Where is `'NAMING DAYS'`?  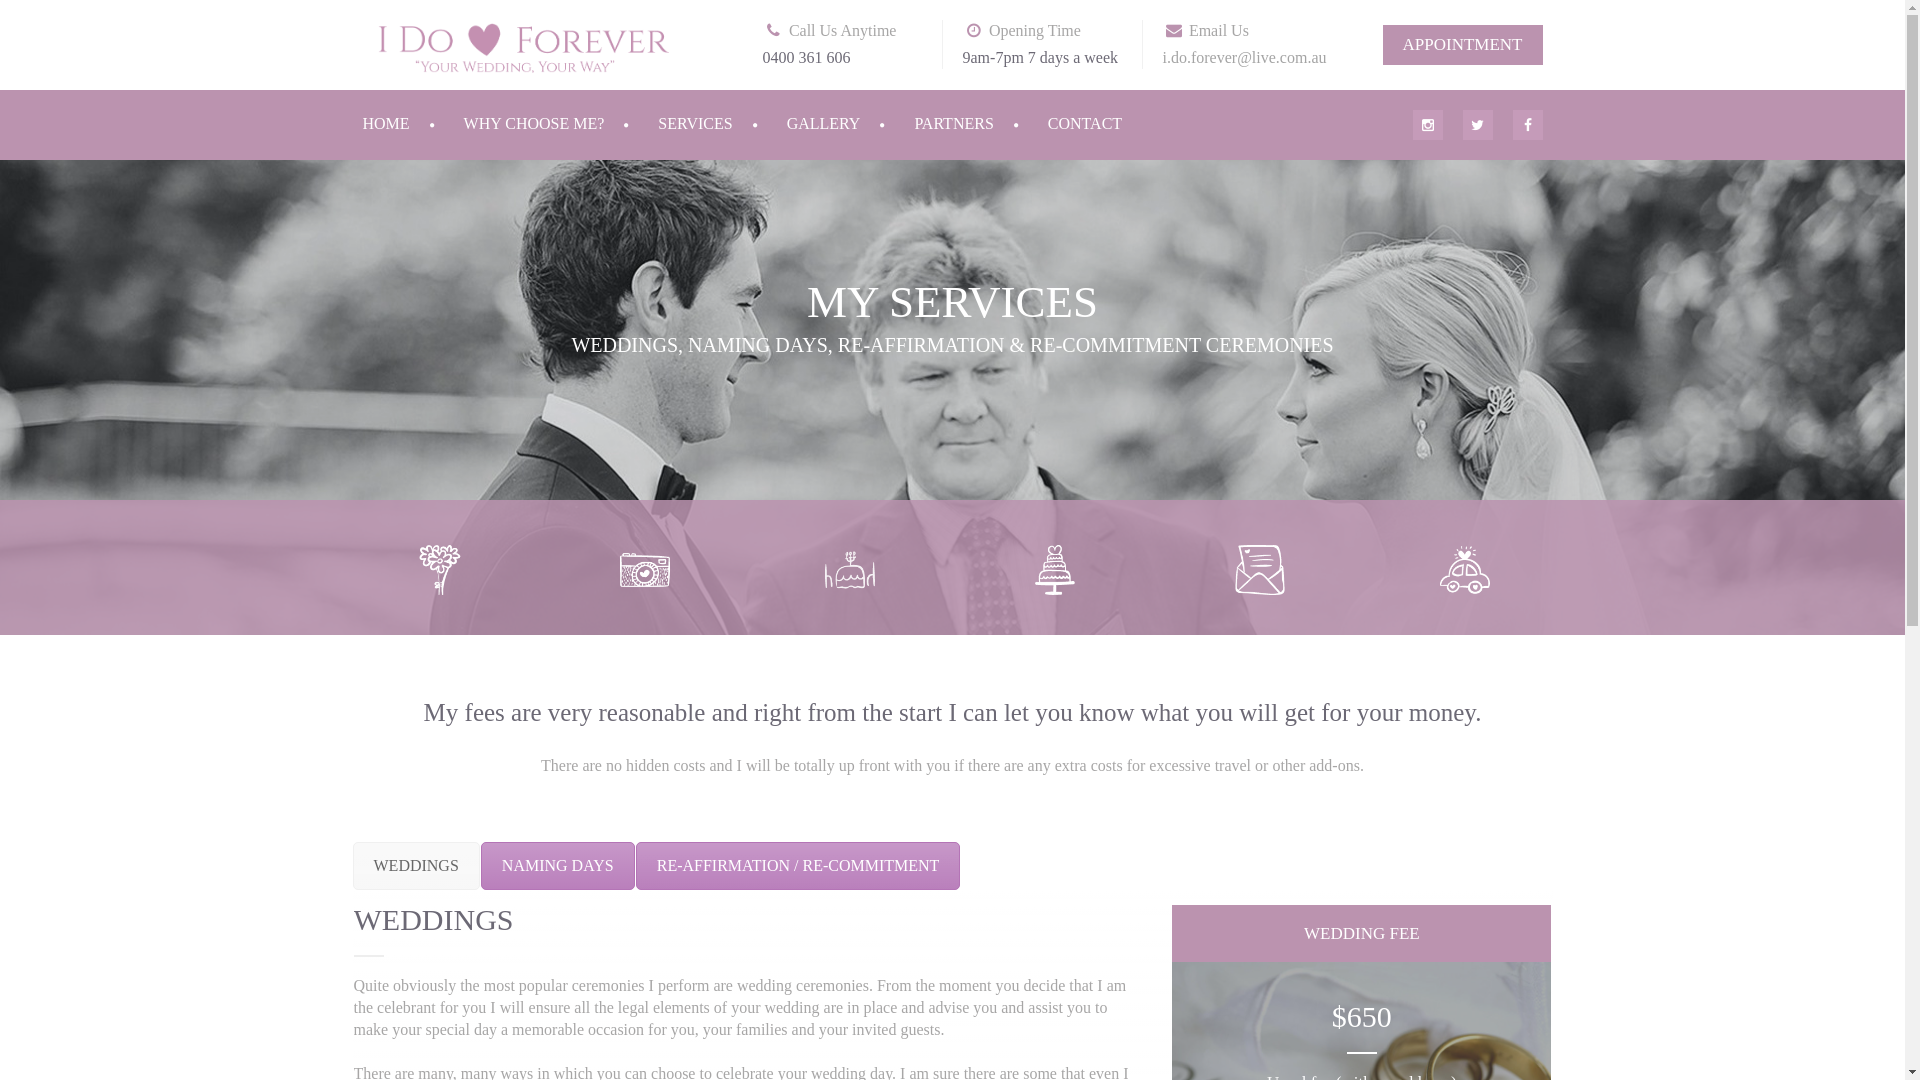 'NAMING DAYS' is located at coordinates (557, 865).